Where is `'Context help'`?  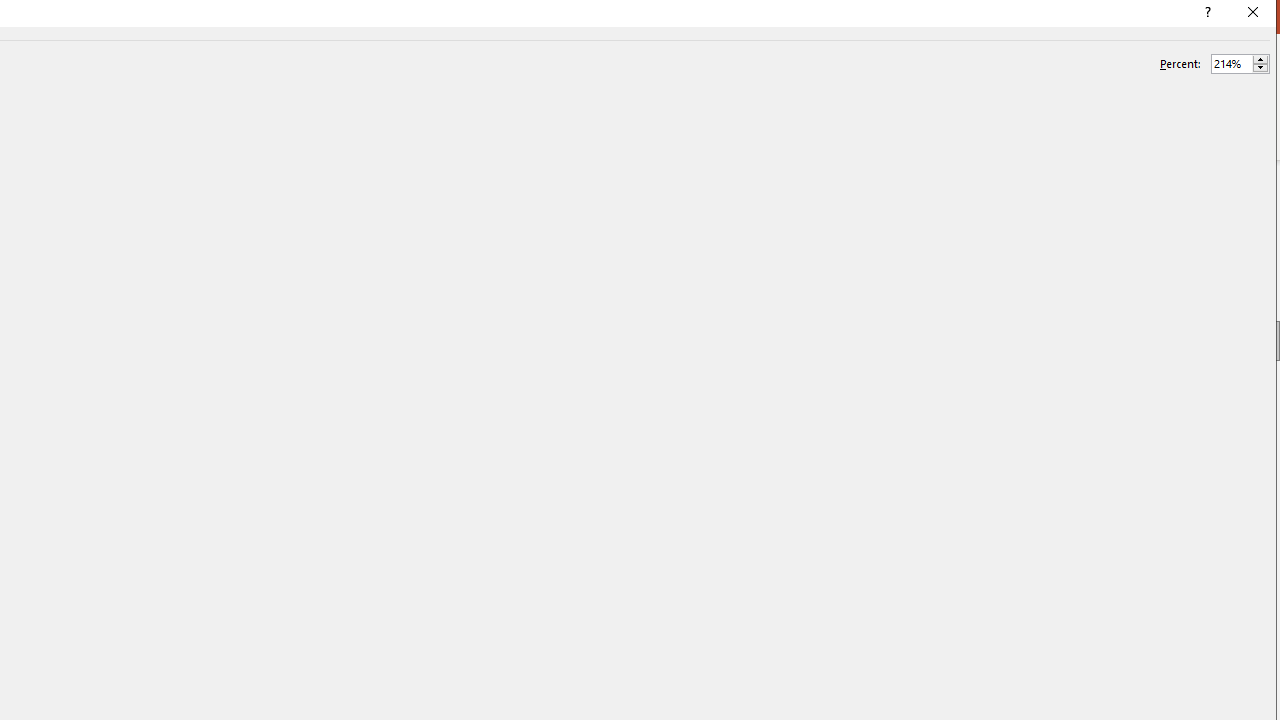
'Context help' is located at coordinates (1205, 15).